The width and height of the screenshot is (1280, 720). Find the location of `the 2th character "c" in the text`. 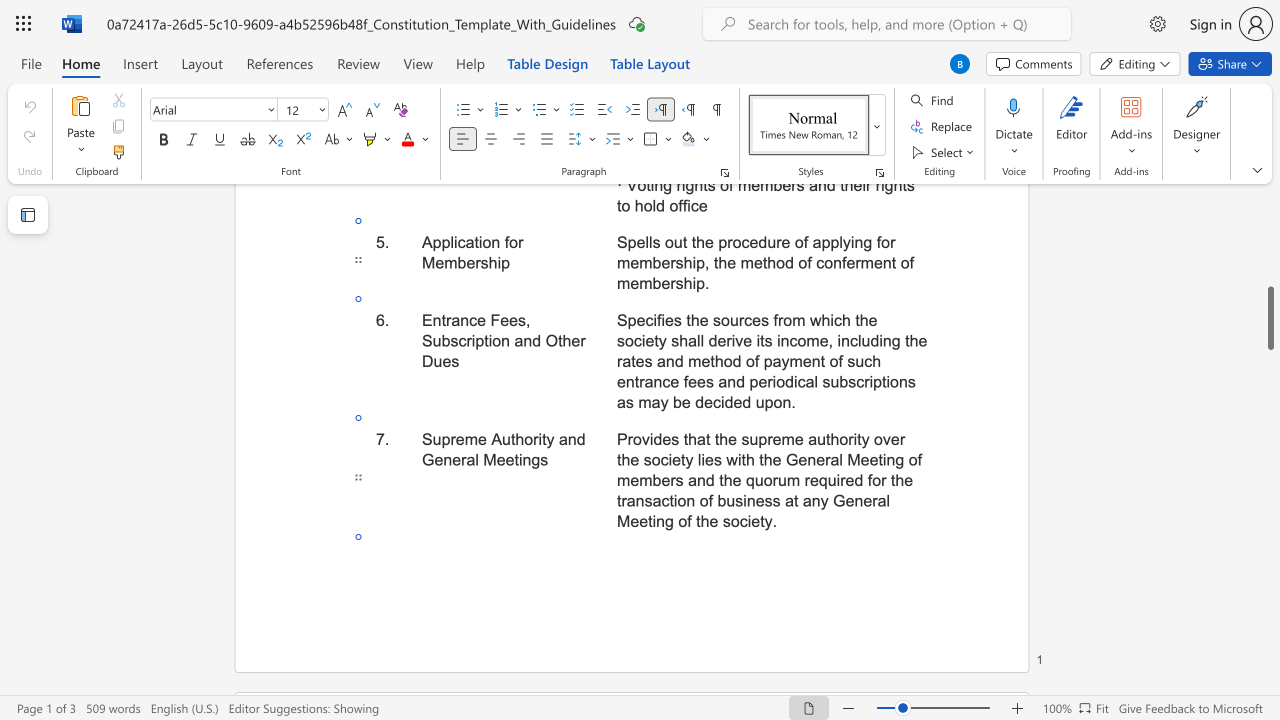

the 2th character "c" in the text is located at coordinates (742, 520).